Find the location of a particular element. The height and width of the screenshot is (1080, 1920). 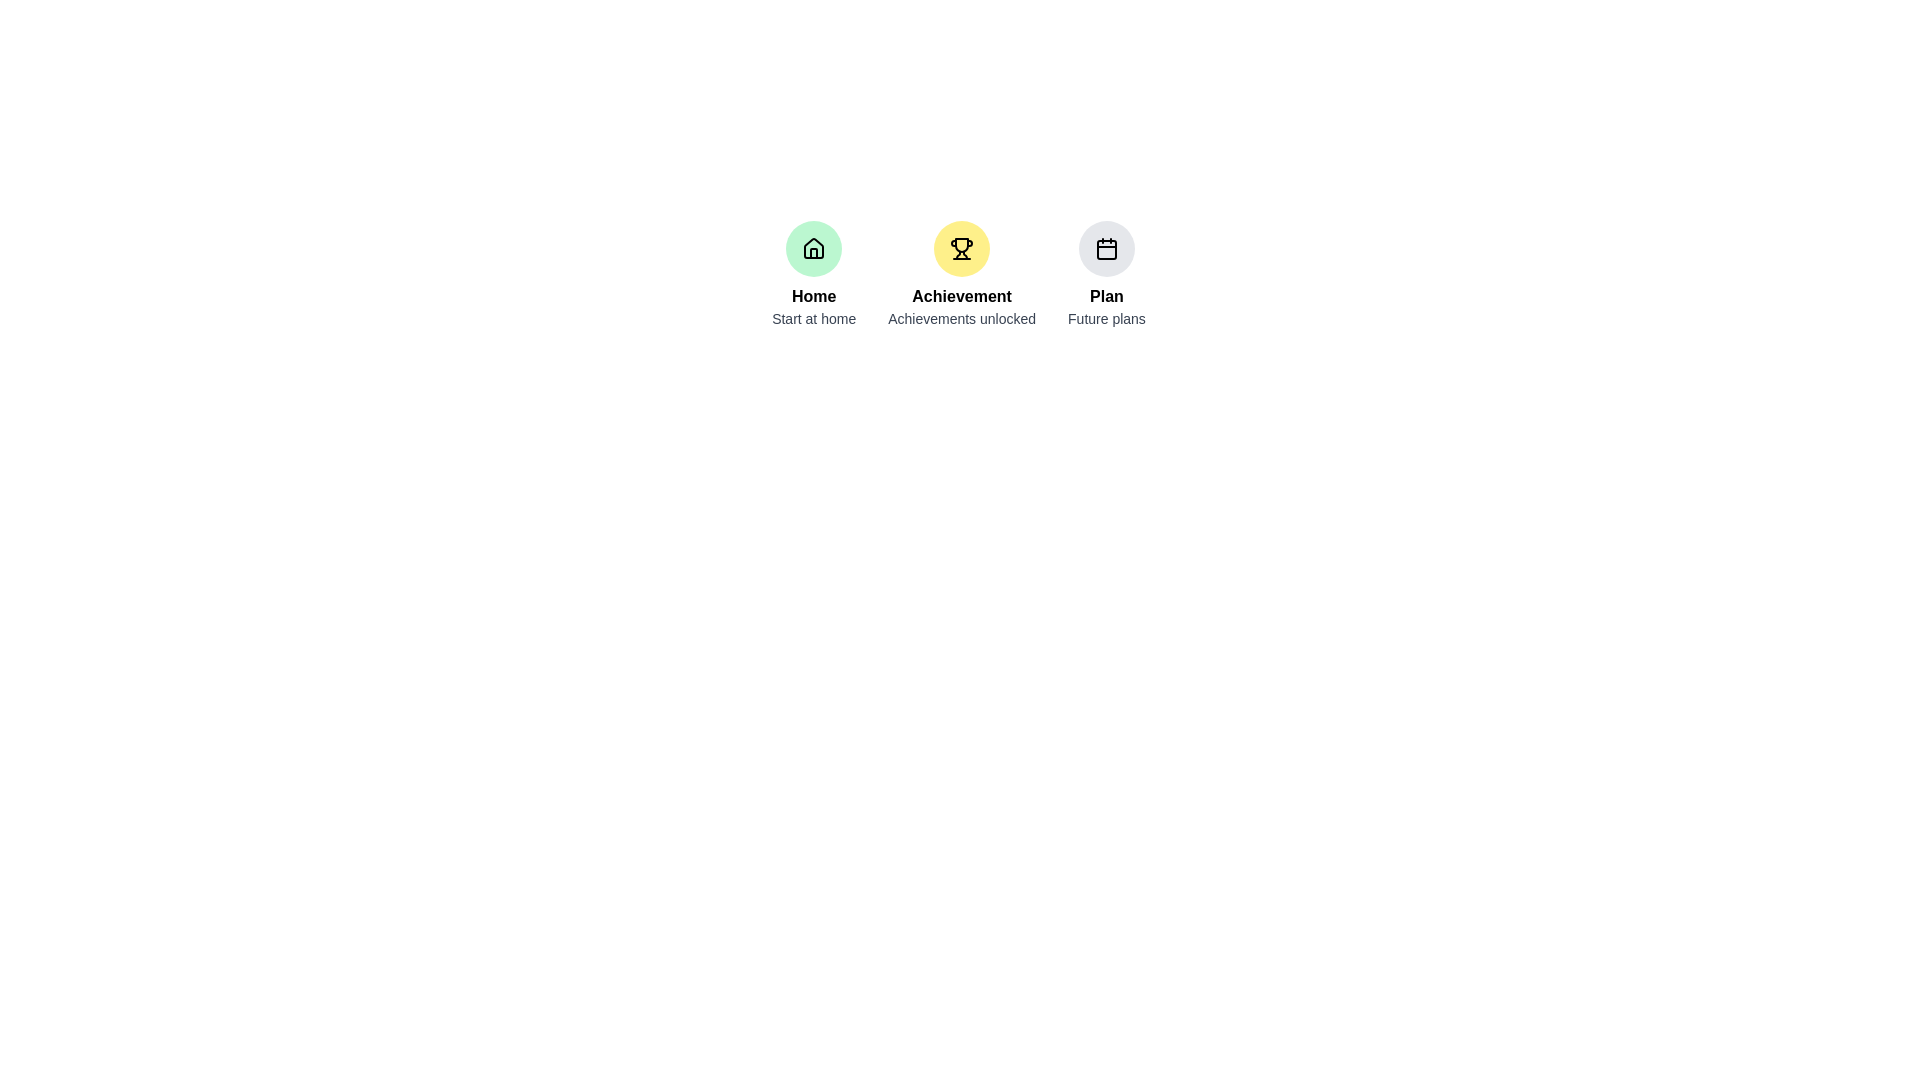

descriptive context label located directly below the 'Home' label and house icon is located at coordinates (814, 318).